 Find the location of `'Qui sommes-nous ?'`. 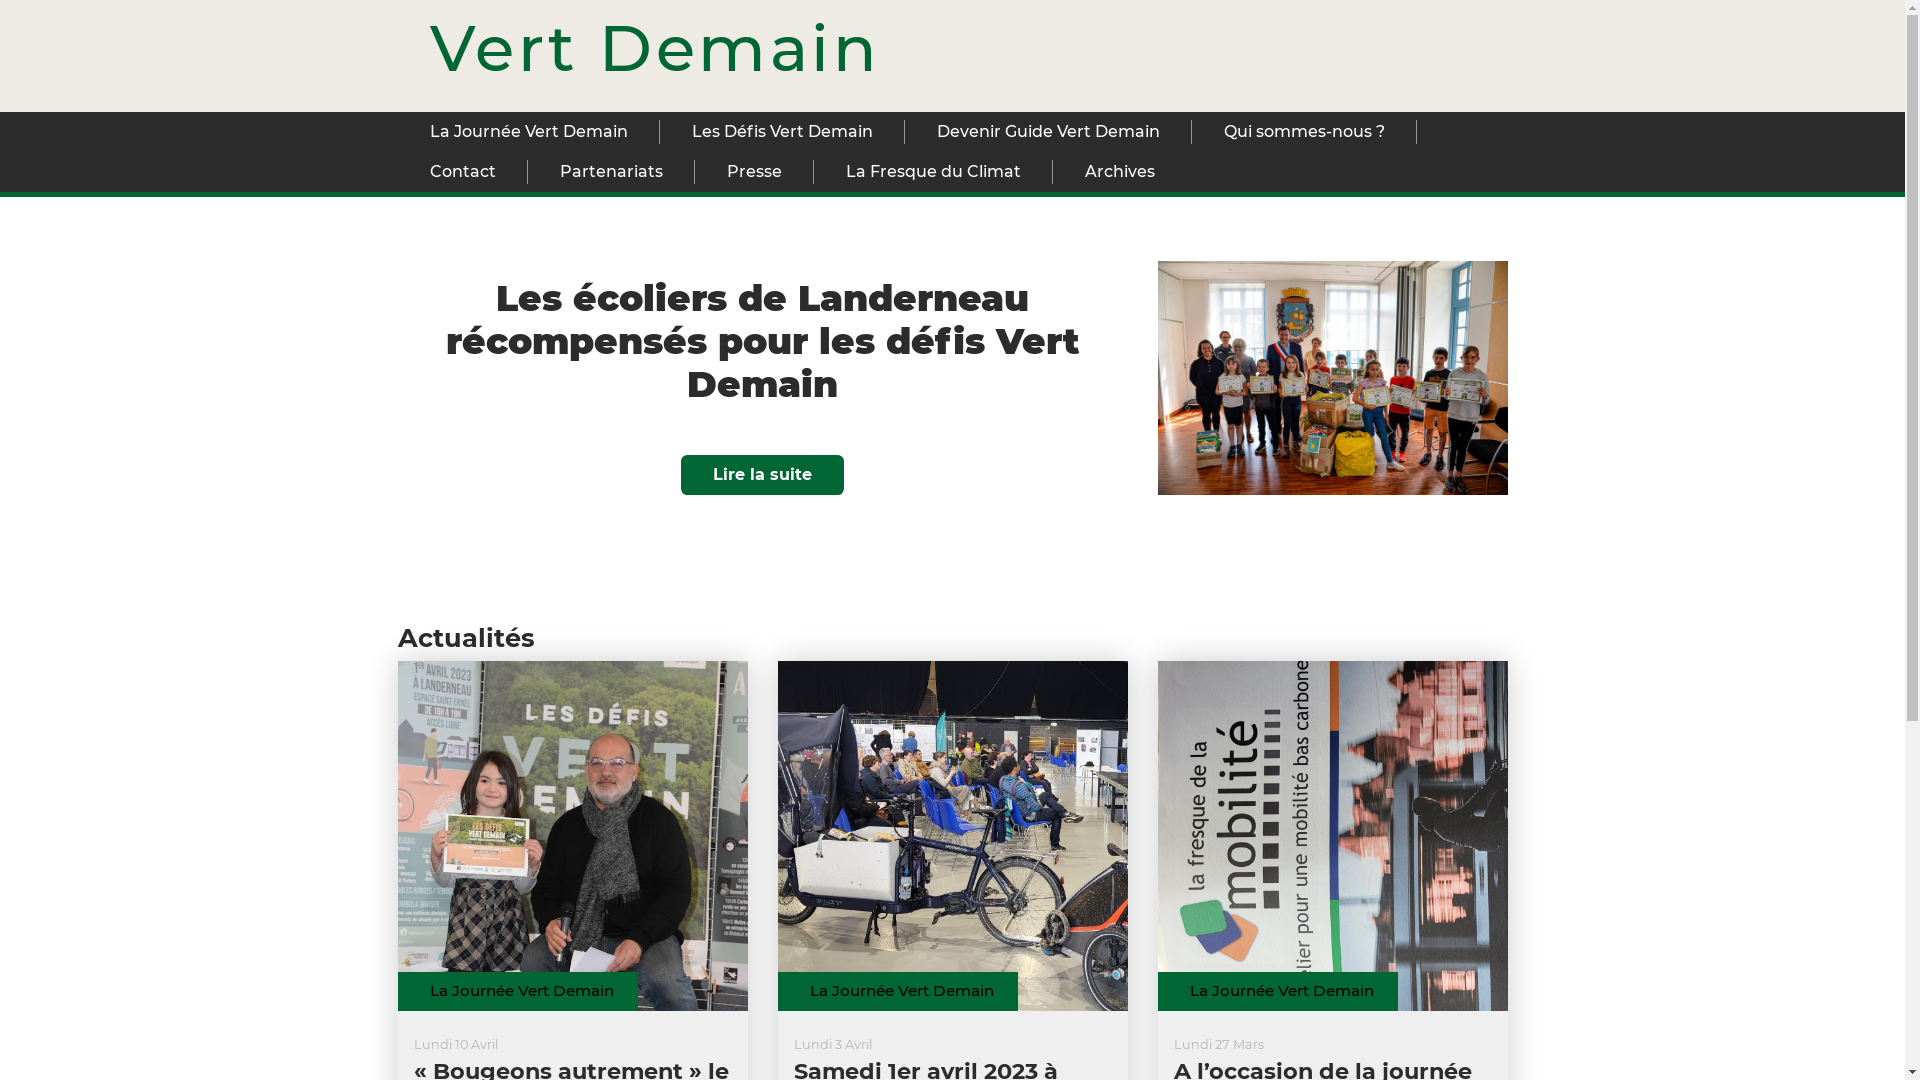

'Qui sommes-nous ?' is located at coordinates (1304, 131).